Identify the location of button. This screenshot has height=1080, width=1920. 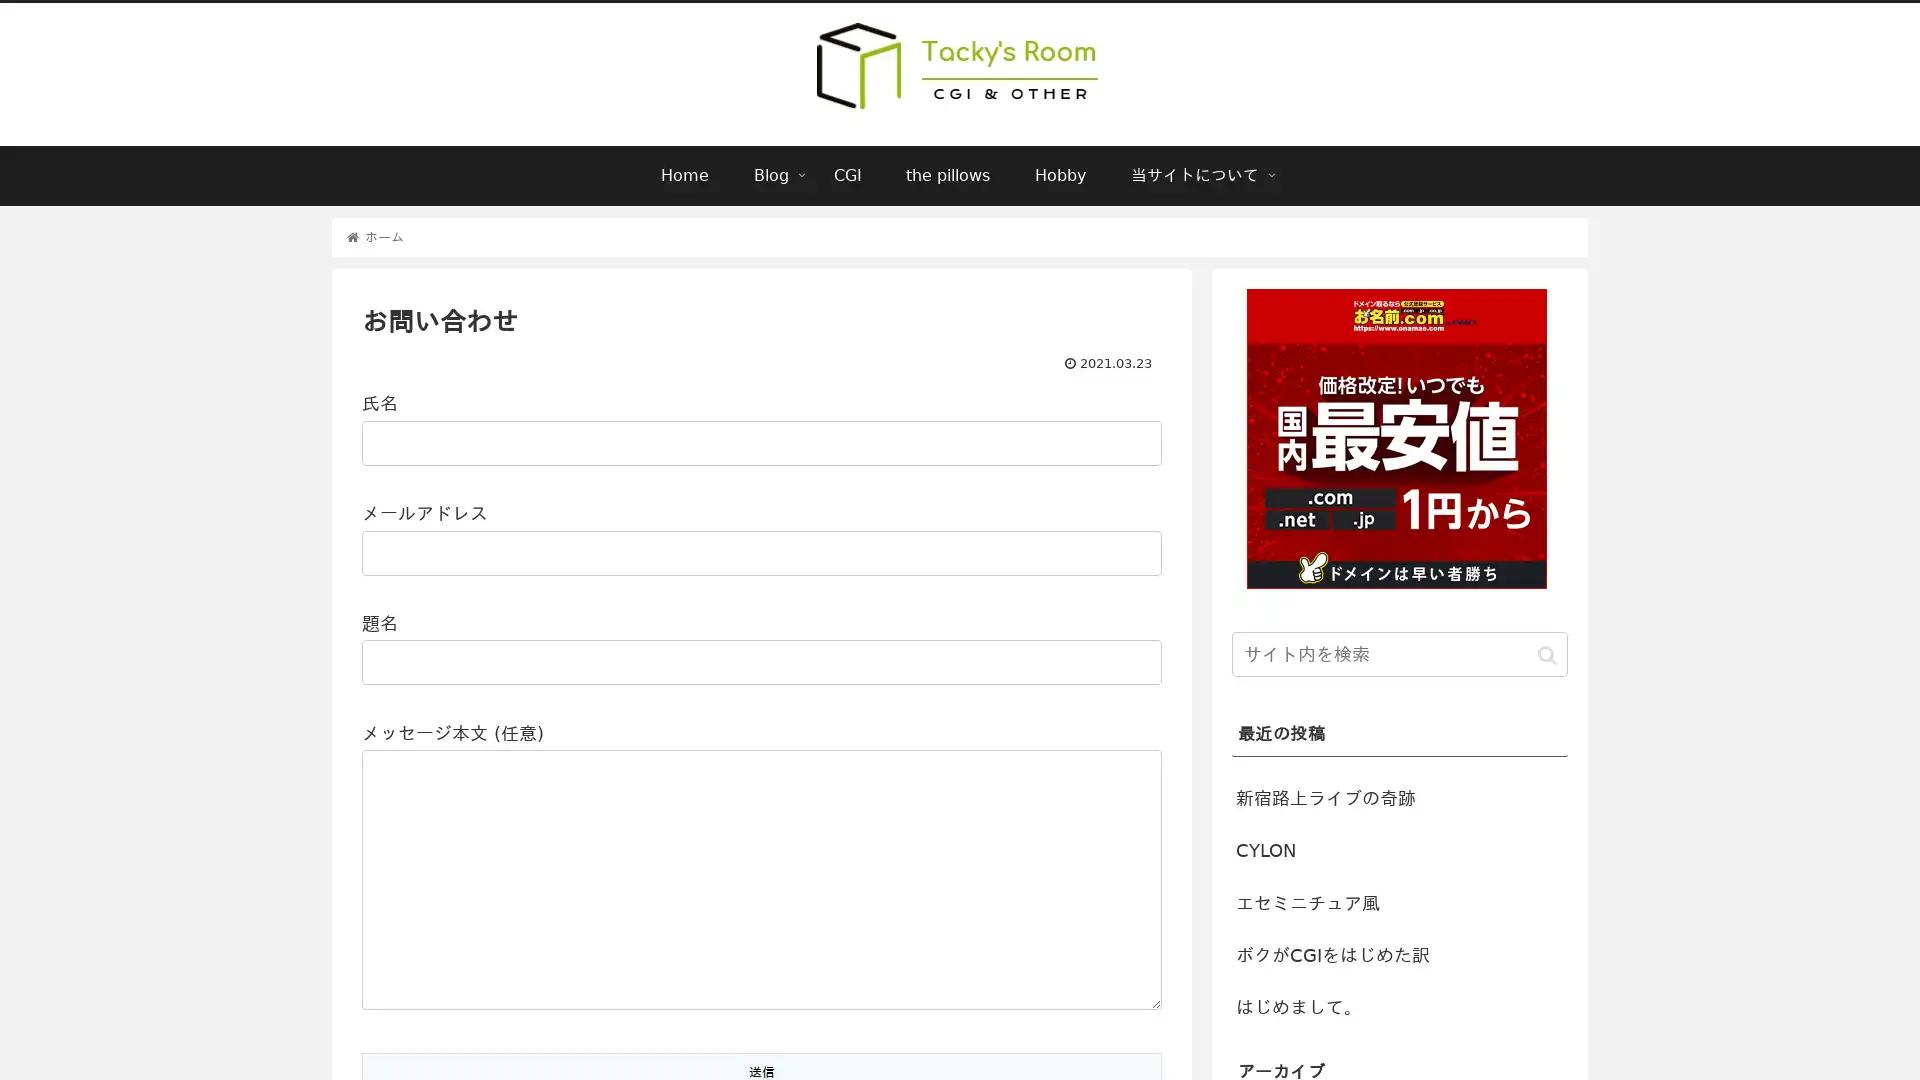
(1546, 654).